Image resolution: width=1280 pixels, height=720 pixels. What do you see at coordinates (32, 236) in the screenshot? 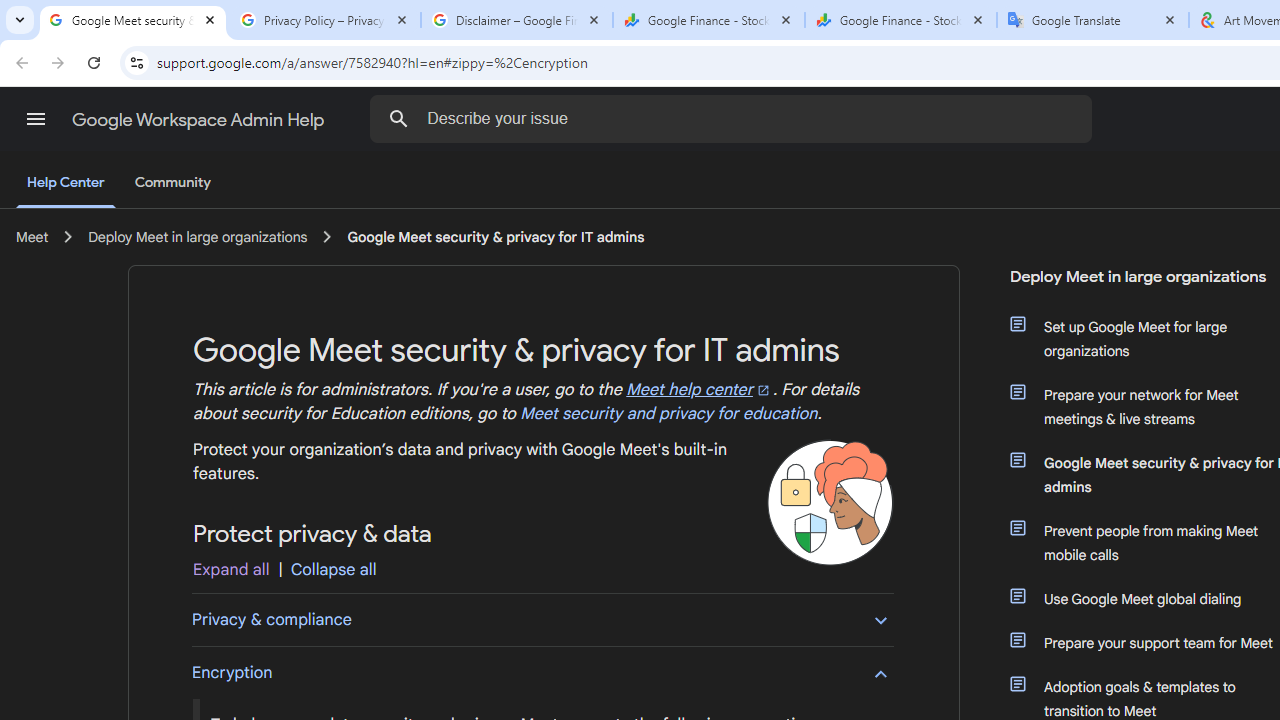
I see `'Meet '` at bounding box center [32, 236].